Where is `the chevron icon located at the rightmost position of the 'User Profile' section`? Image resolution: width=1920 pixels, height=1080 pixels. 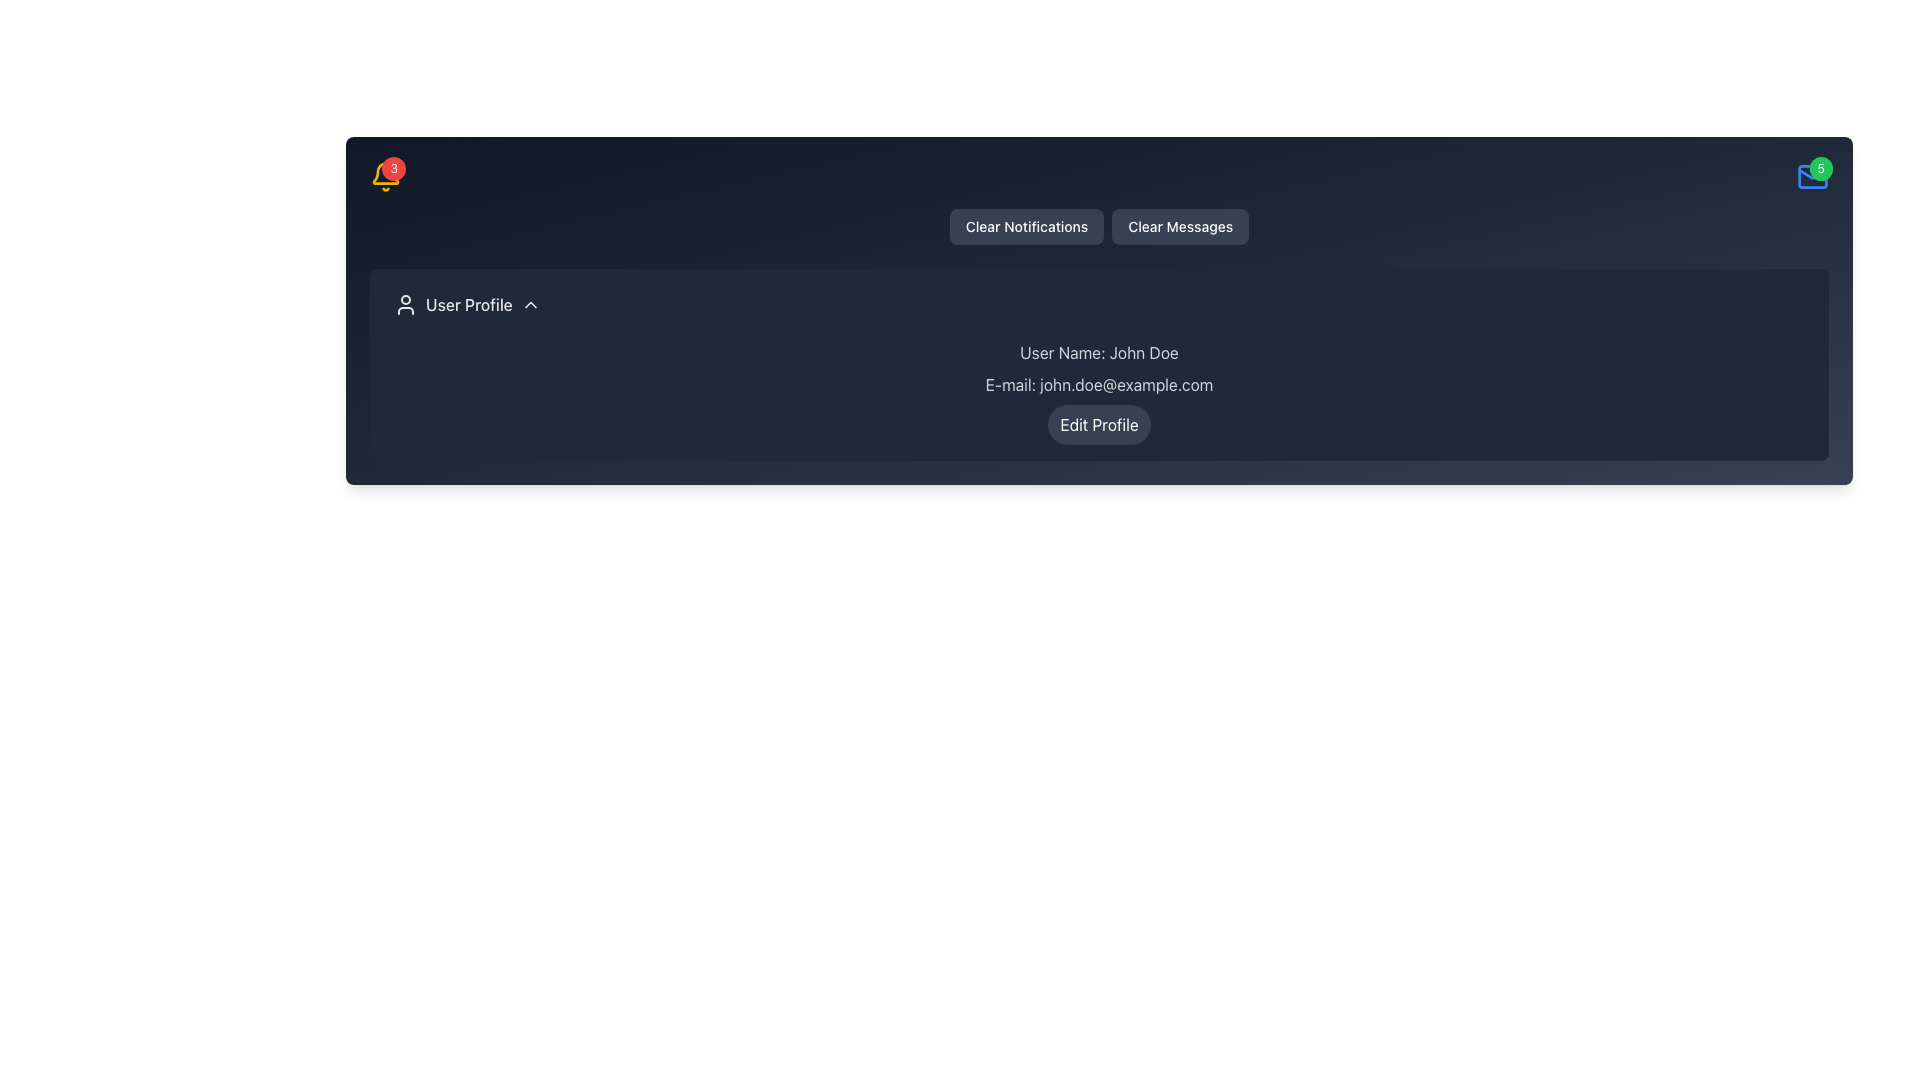
the chevron icon located at the rightmost position of the 'User Profile' section is located at coordinates (530, 304).